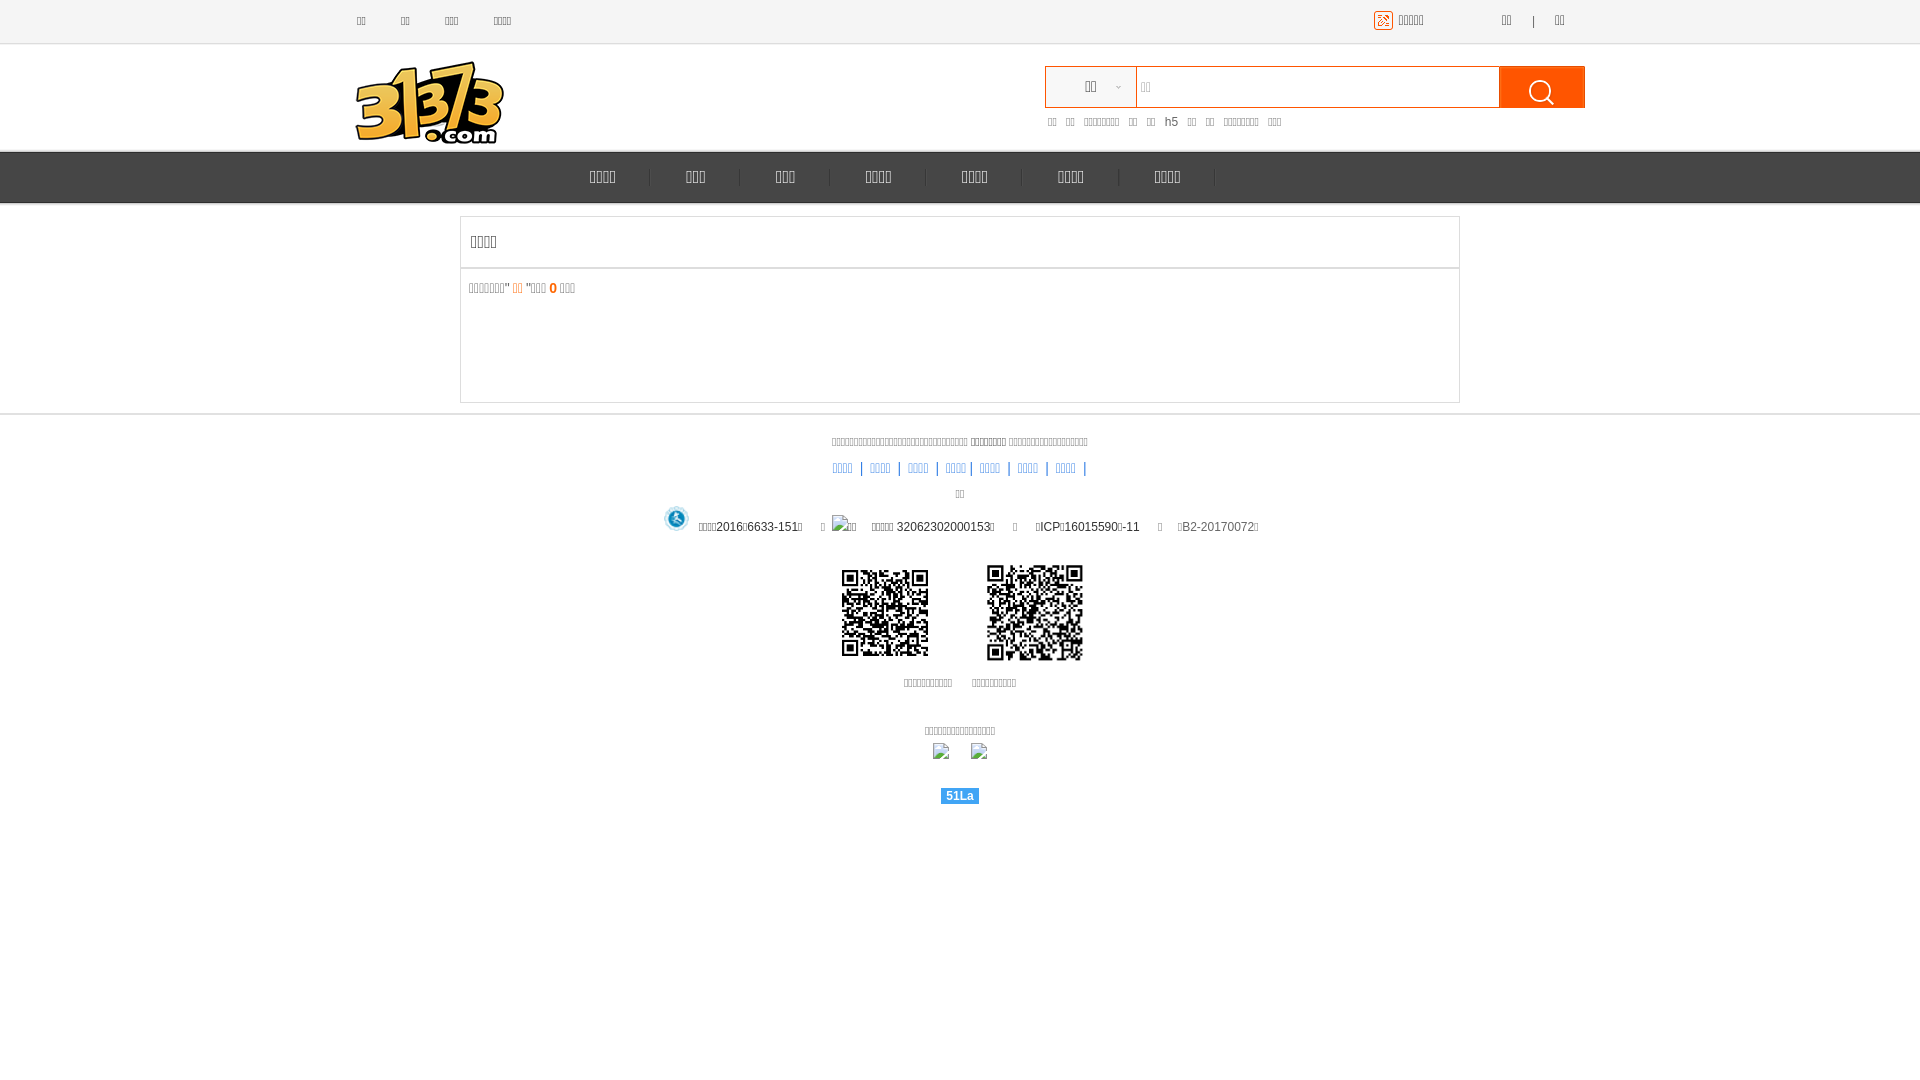  What do you see at coordinates (1165, 122) in the screenshot?
I see `'h5'` at bounding box center [1165, 122].